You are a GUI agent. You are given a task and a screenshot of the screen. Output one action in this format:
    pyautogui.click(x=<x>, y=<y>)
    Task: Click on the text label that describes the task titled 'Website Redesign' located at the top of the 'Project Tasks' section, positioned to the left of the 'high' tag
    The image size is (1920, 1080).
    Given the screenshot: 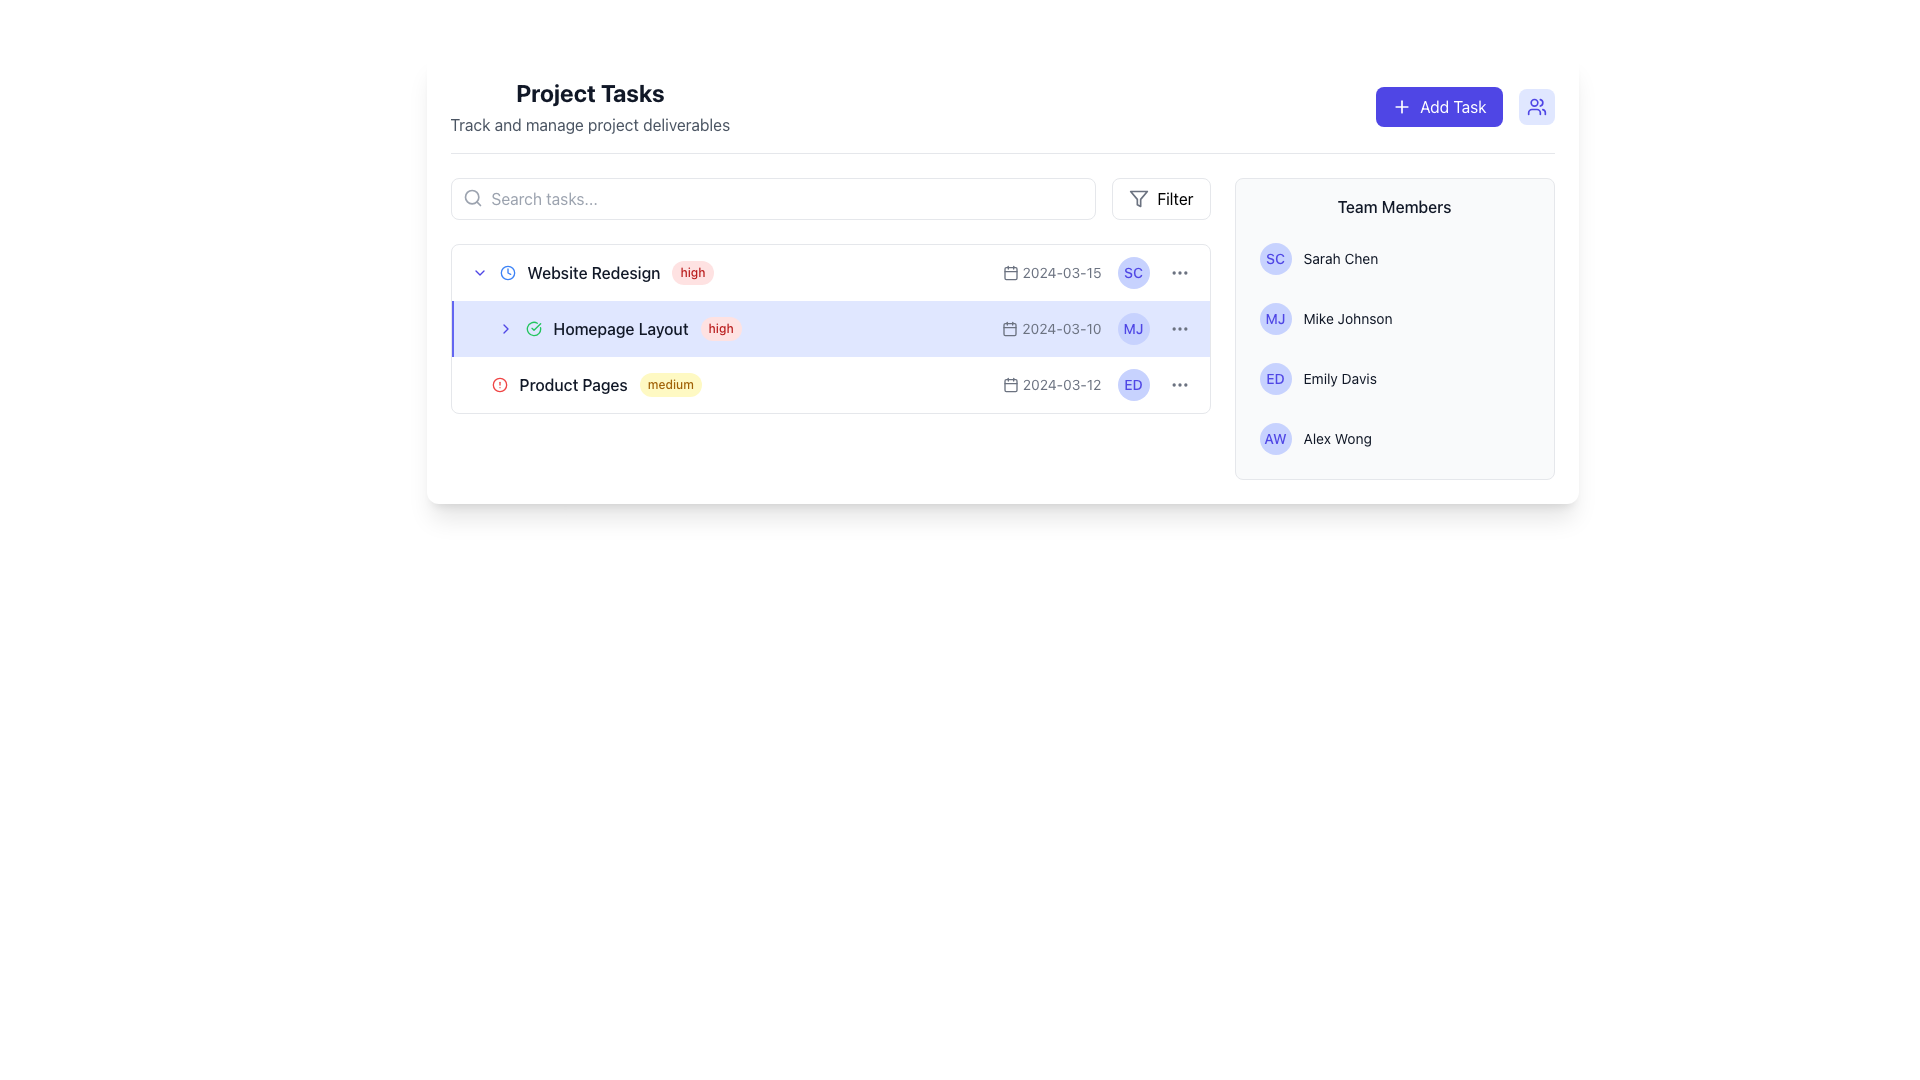 What is the action you would take?
    pyautogui.click(x=593, y=273)
    